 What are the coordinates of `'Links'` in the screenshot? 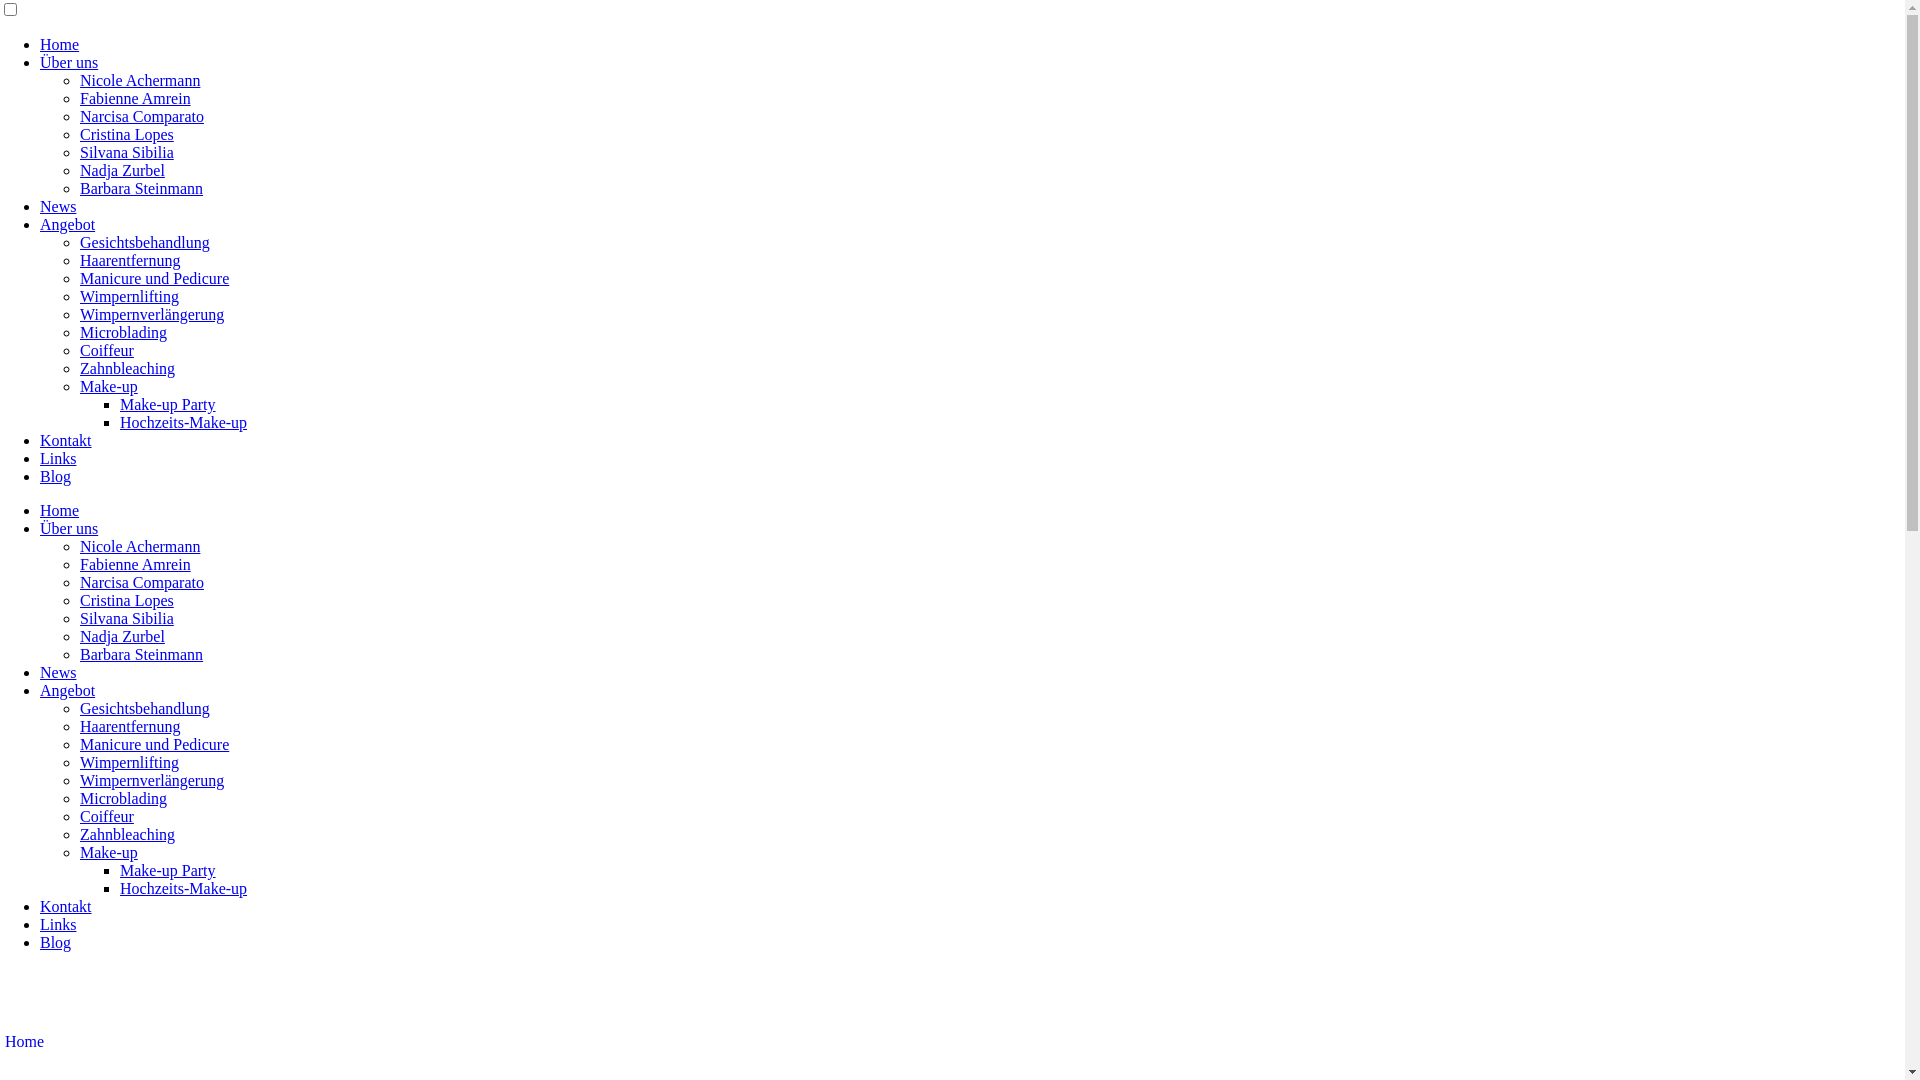 It's located at (57, 458).